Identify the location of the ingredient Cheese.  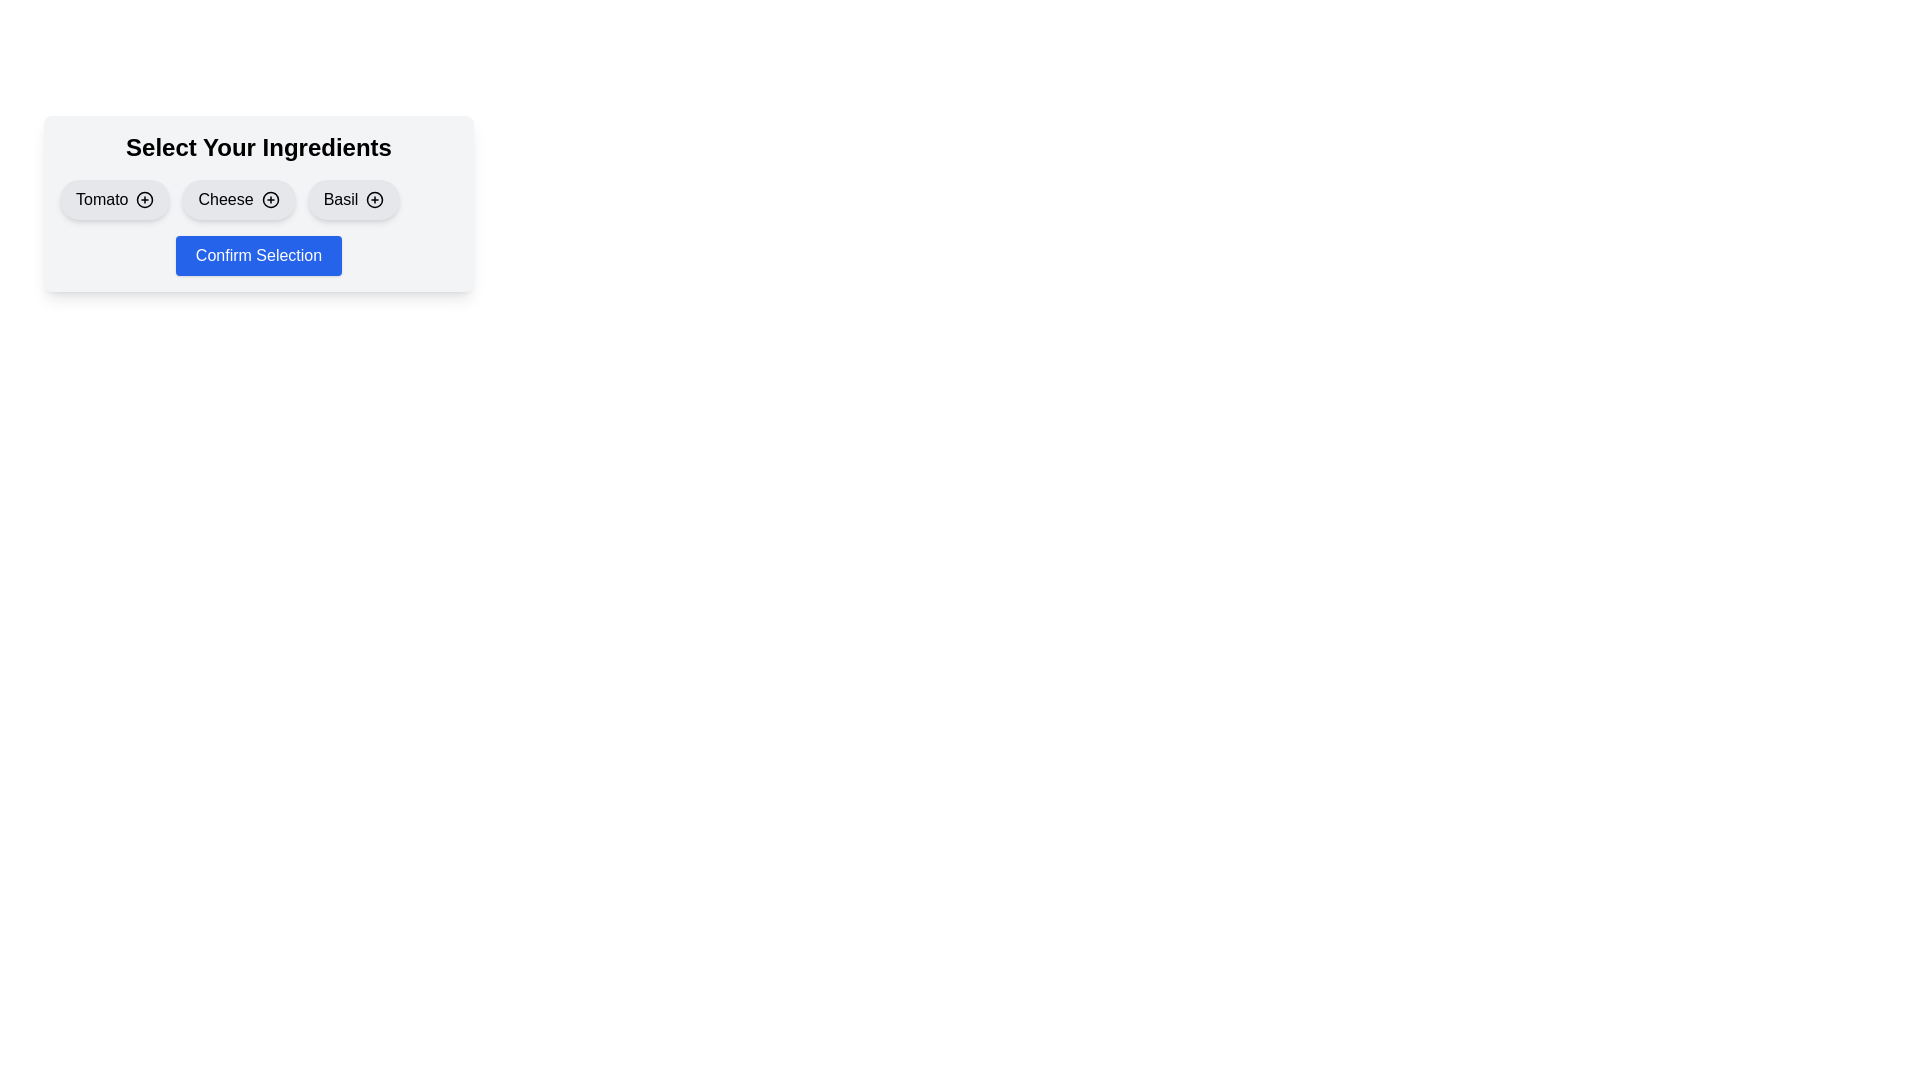
(239, 200).